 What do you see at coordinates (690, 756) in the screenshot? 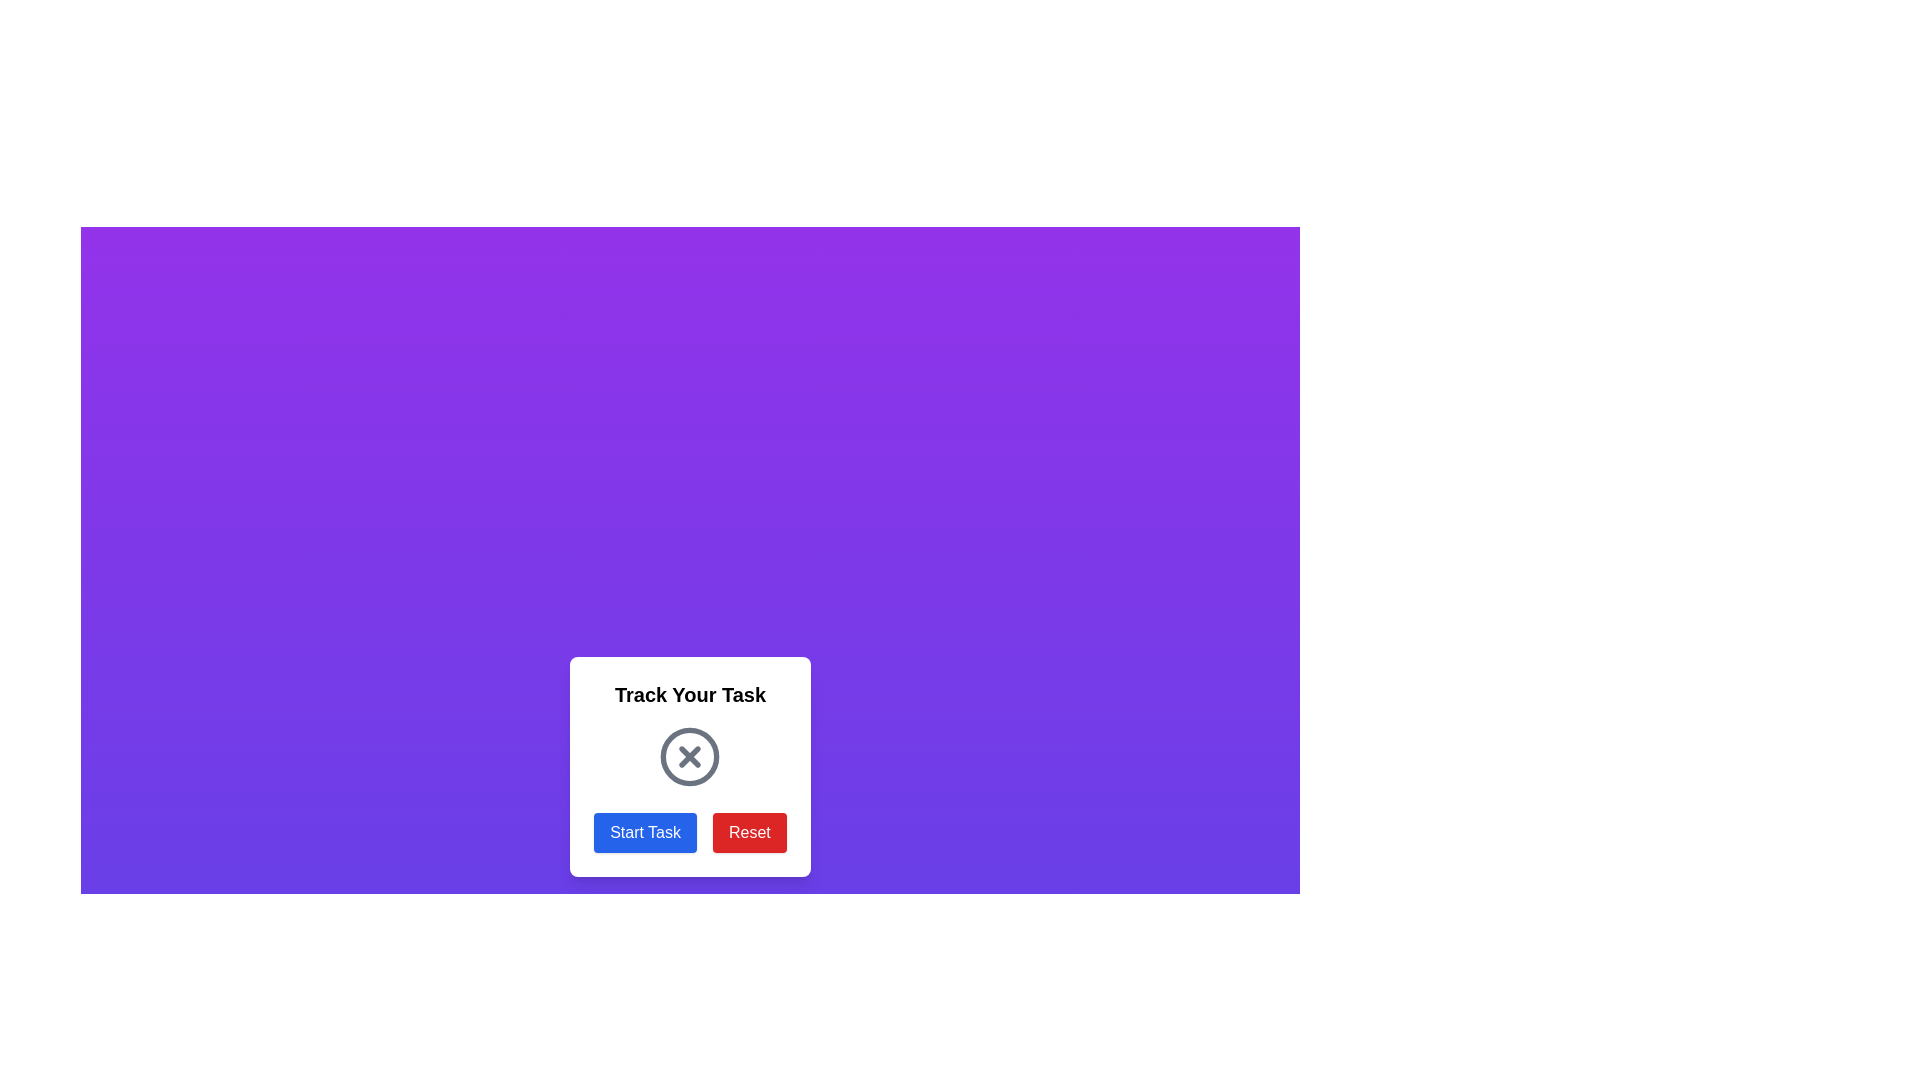
I see `the circular gray icon with an 'X' mark located below the heading 'Track Your Task' and above the buttons 'Start Task' and 'Reset'` at bounding box center [690, 756].